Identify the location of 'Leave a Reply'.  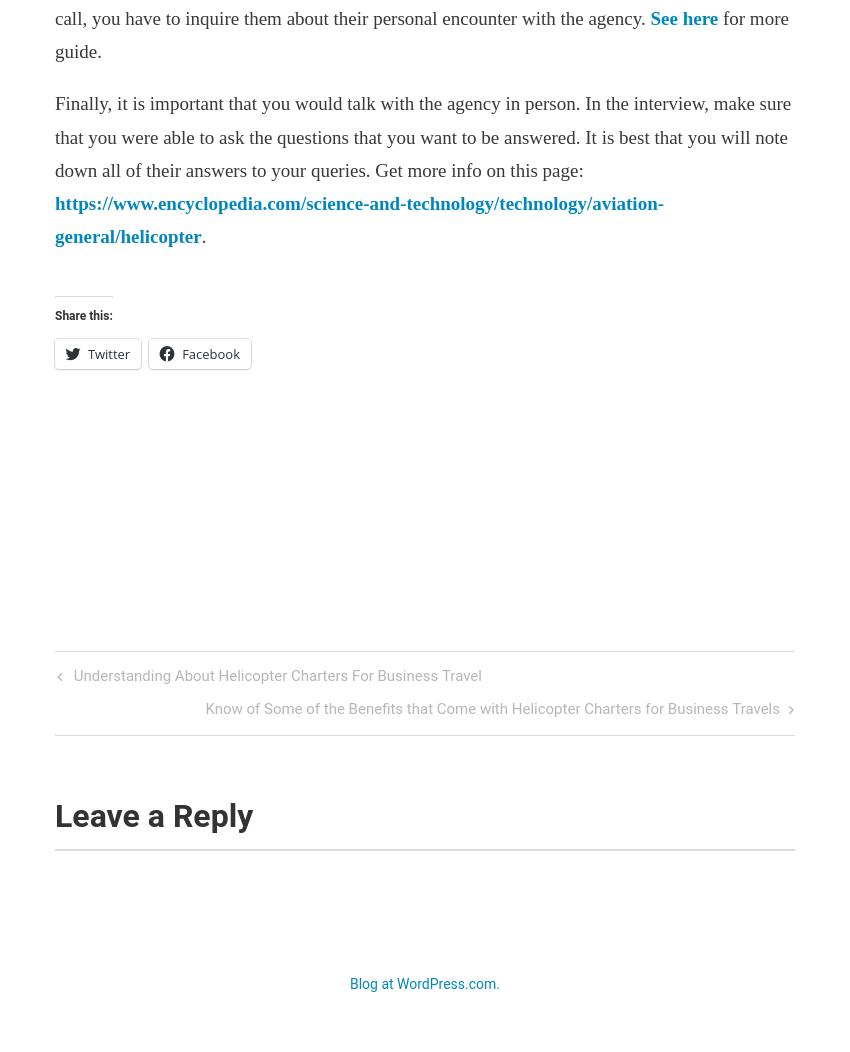
(158, 814).